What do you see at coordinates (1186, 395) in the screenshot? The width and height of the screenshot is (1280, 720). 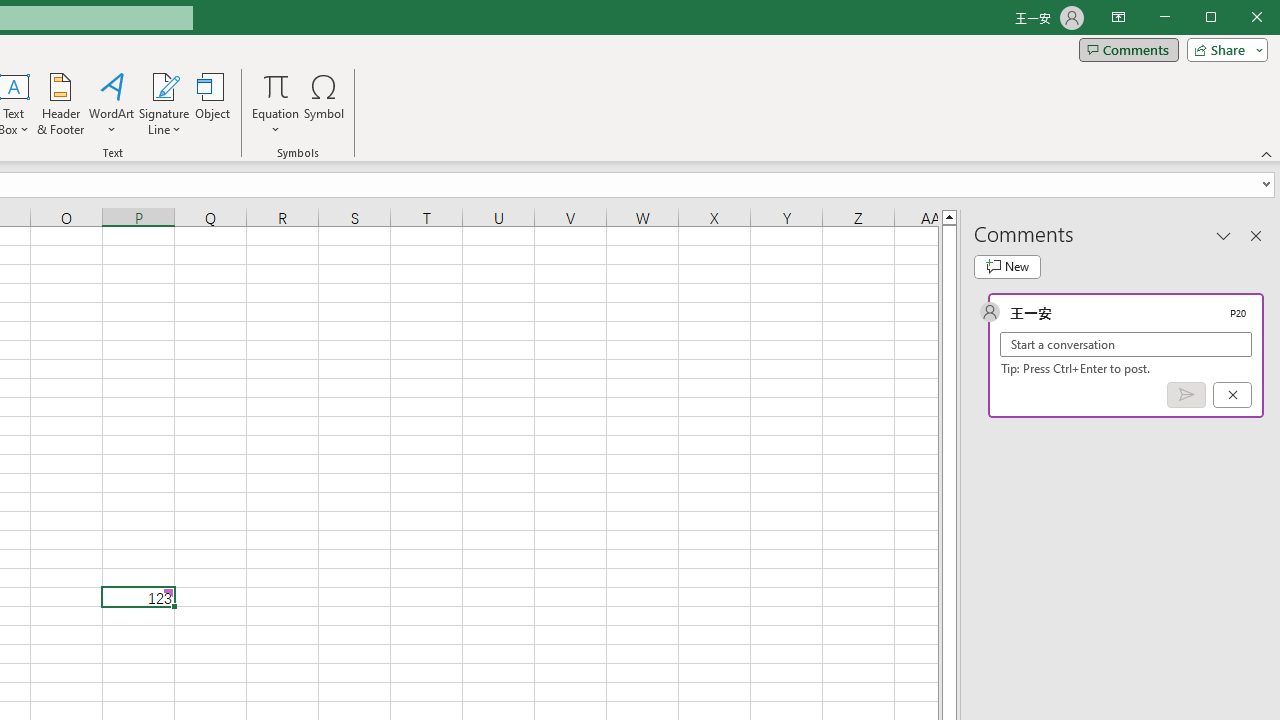 I see `'Post comment (Ctrl + Enter)'` at bounding box center [1186, 395].